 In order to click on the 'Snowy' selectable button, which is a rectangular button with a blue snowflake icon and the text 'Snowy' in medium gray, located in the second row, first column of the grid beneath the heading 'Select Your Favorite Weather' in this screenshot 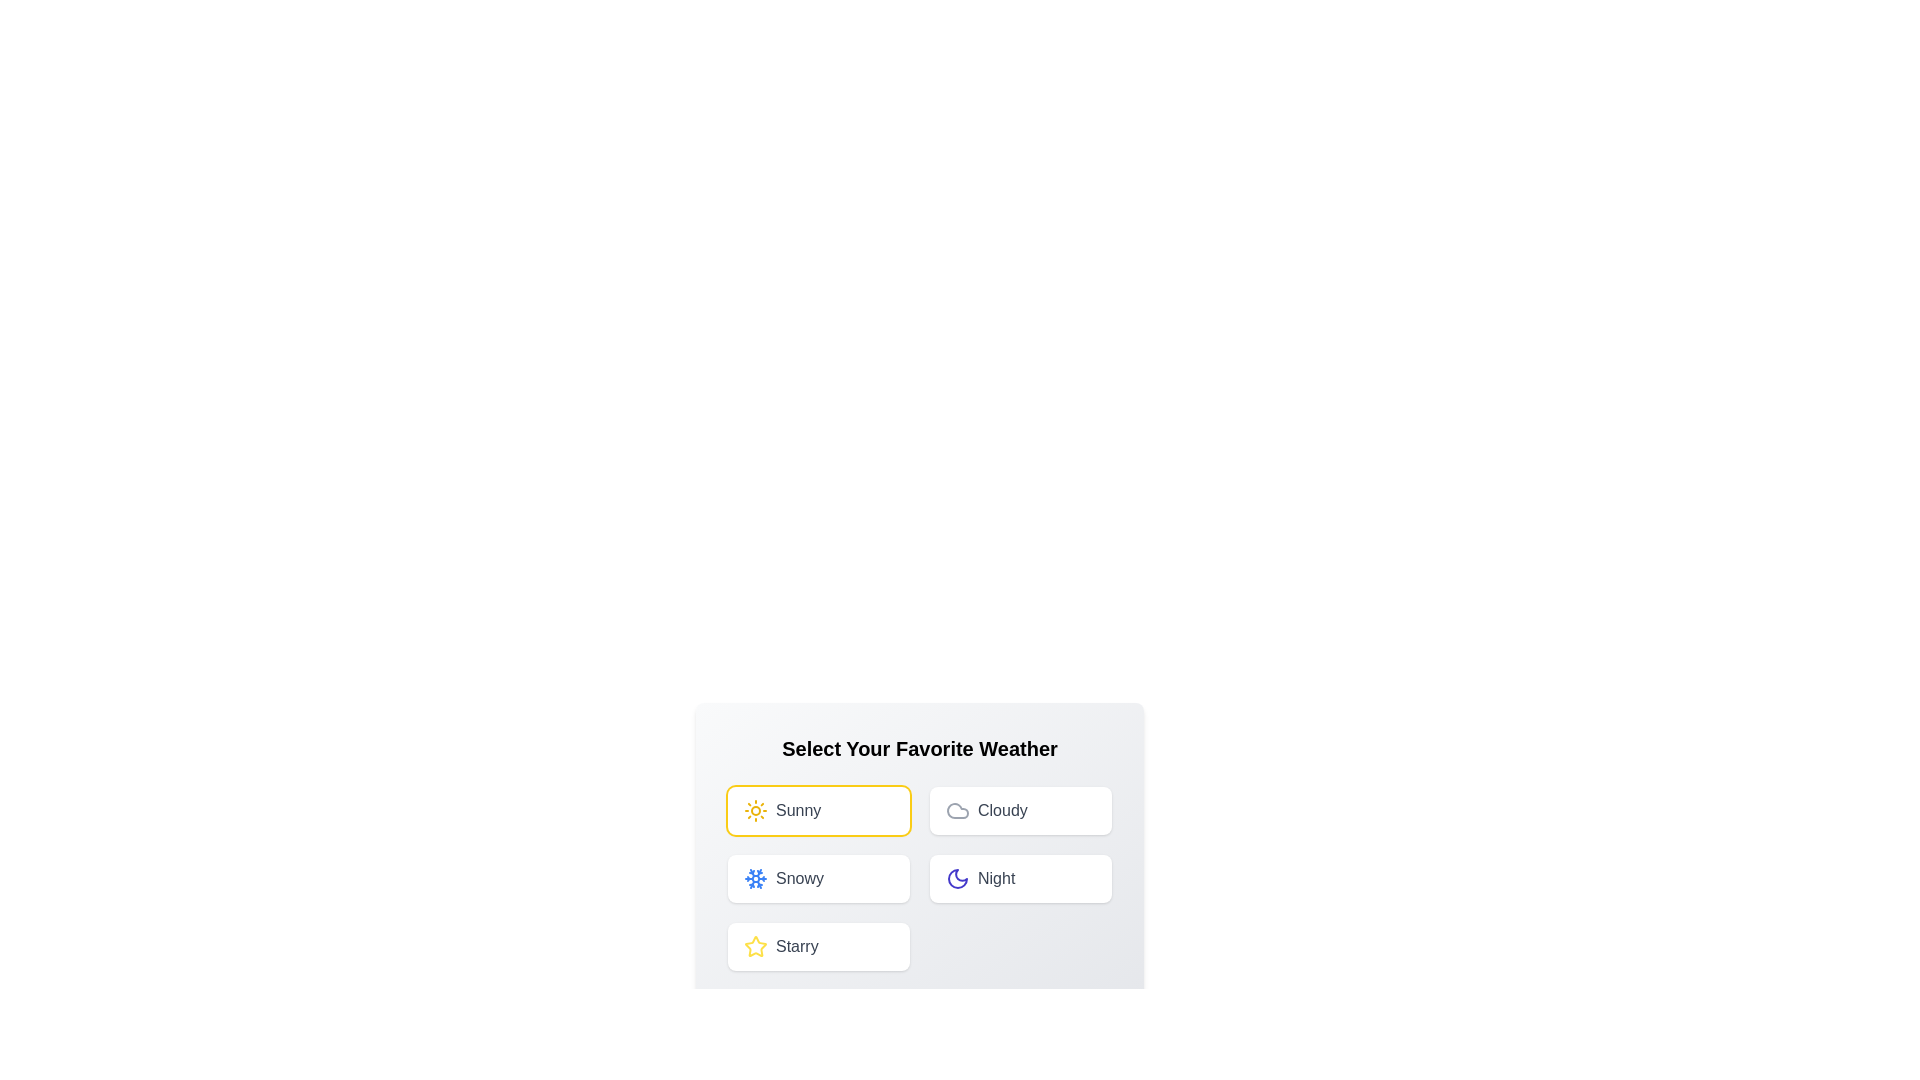, I will do `click(819, 878)`.